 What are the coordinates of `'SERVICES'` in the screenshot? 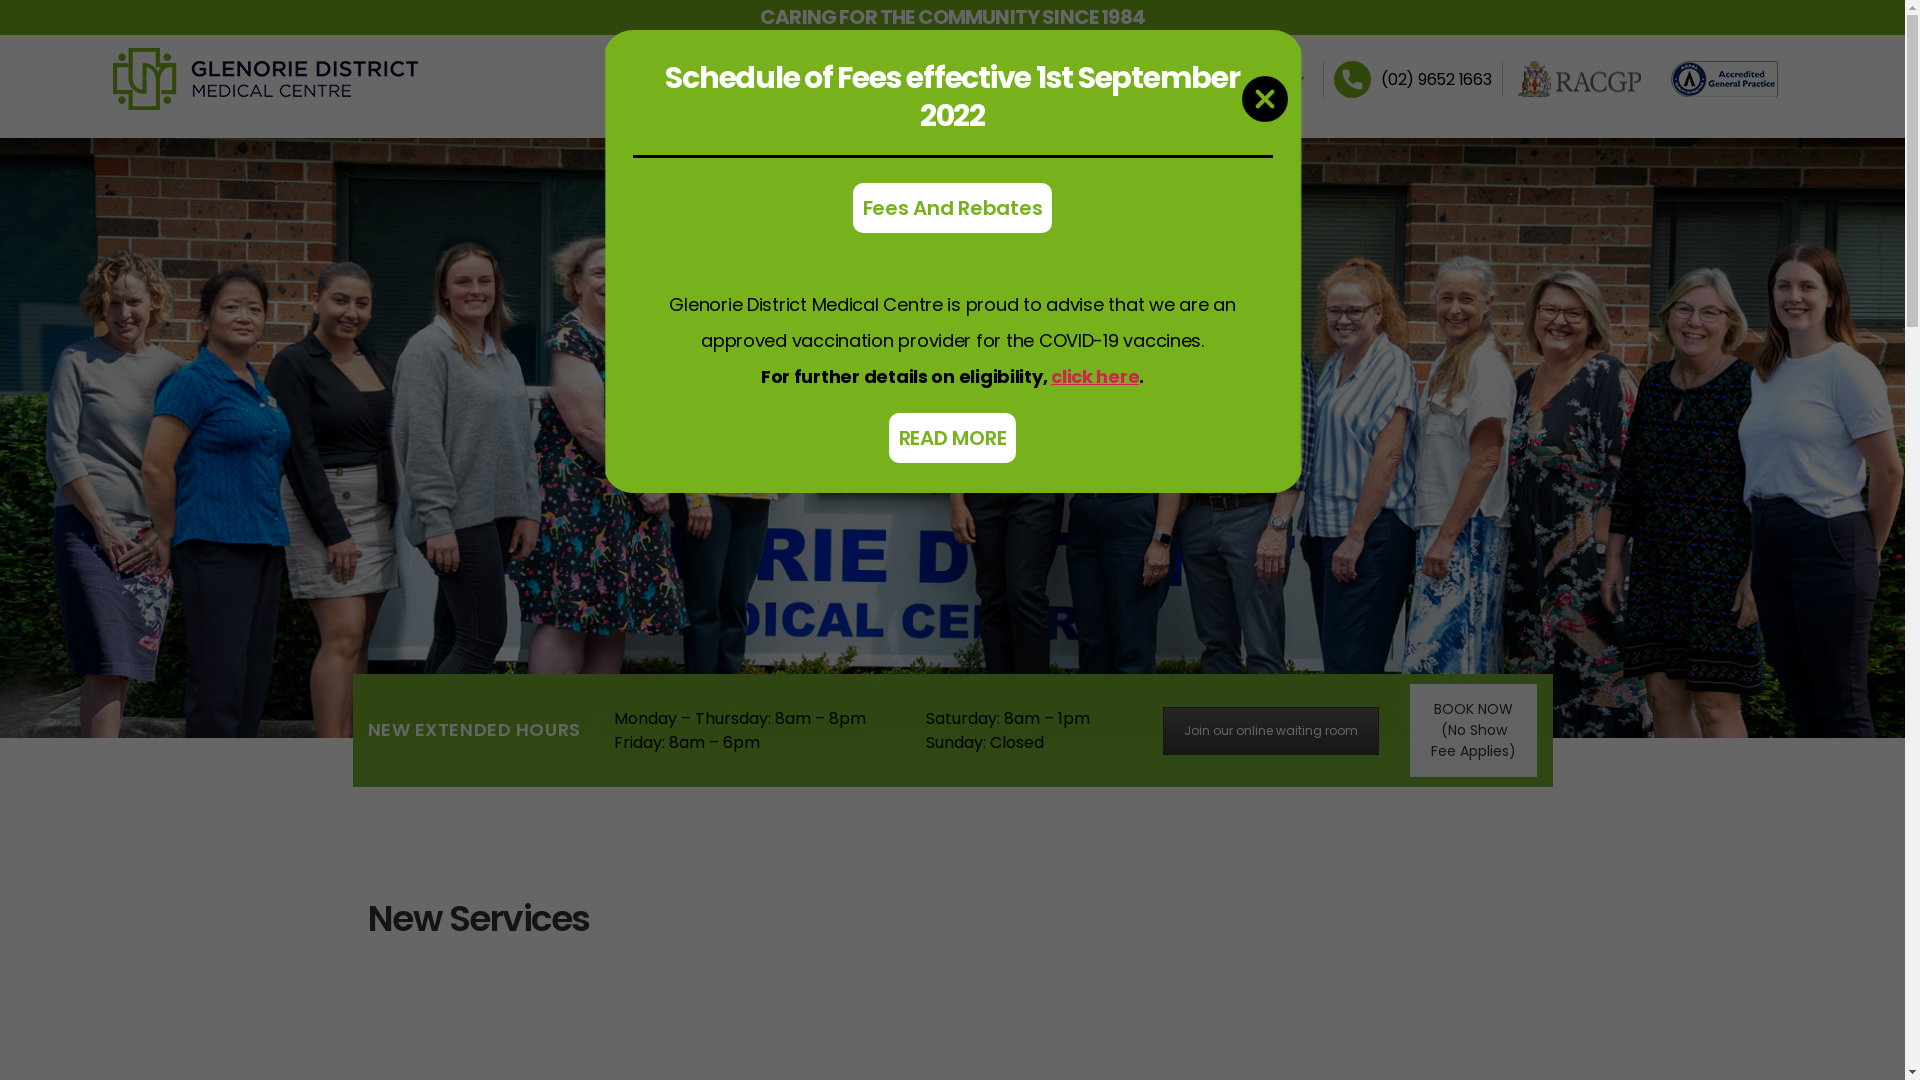 It's located at (1006, 78).